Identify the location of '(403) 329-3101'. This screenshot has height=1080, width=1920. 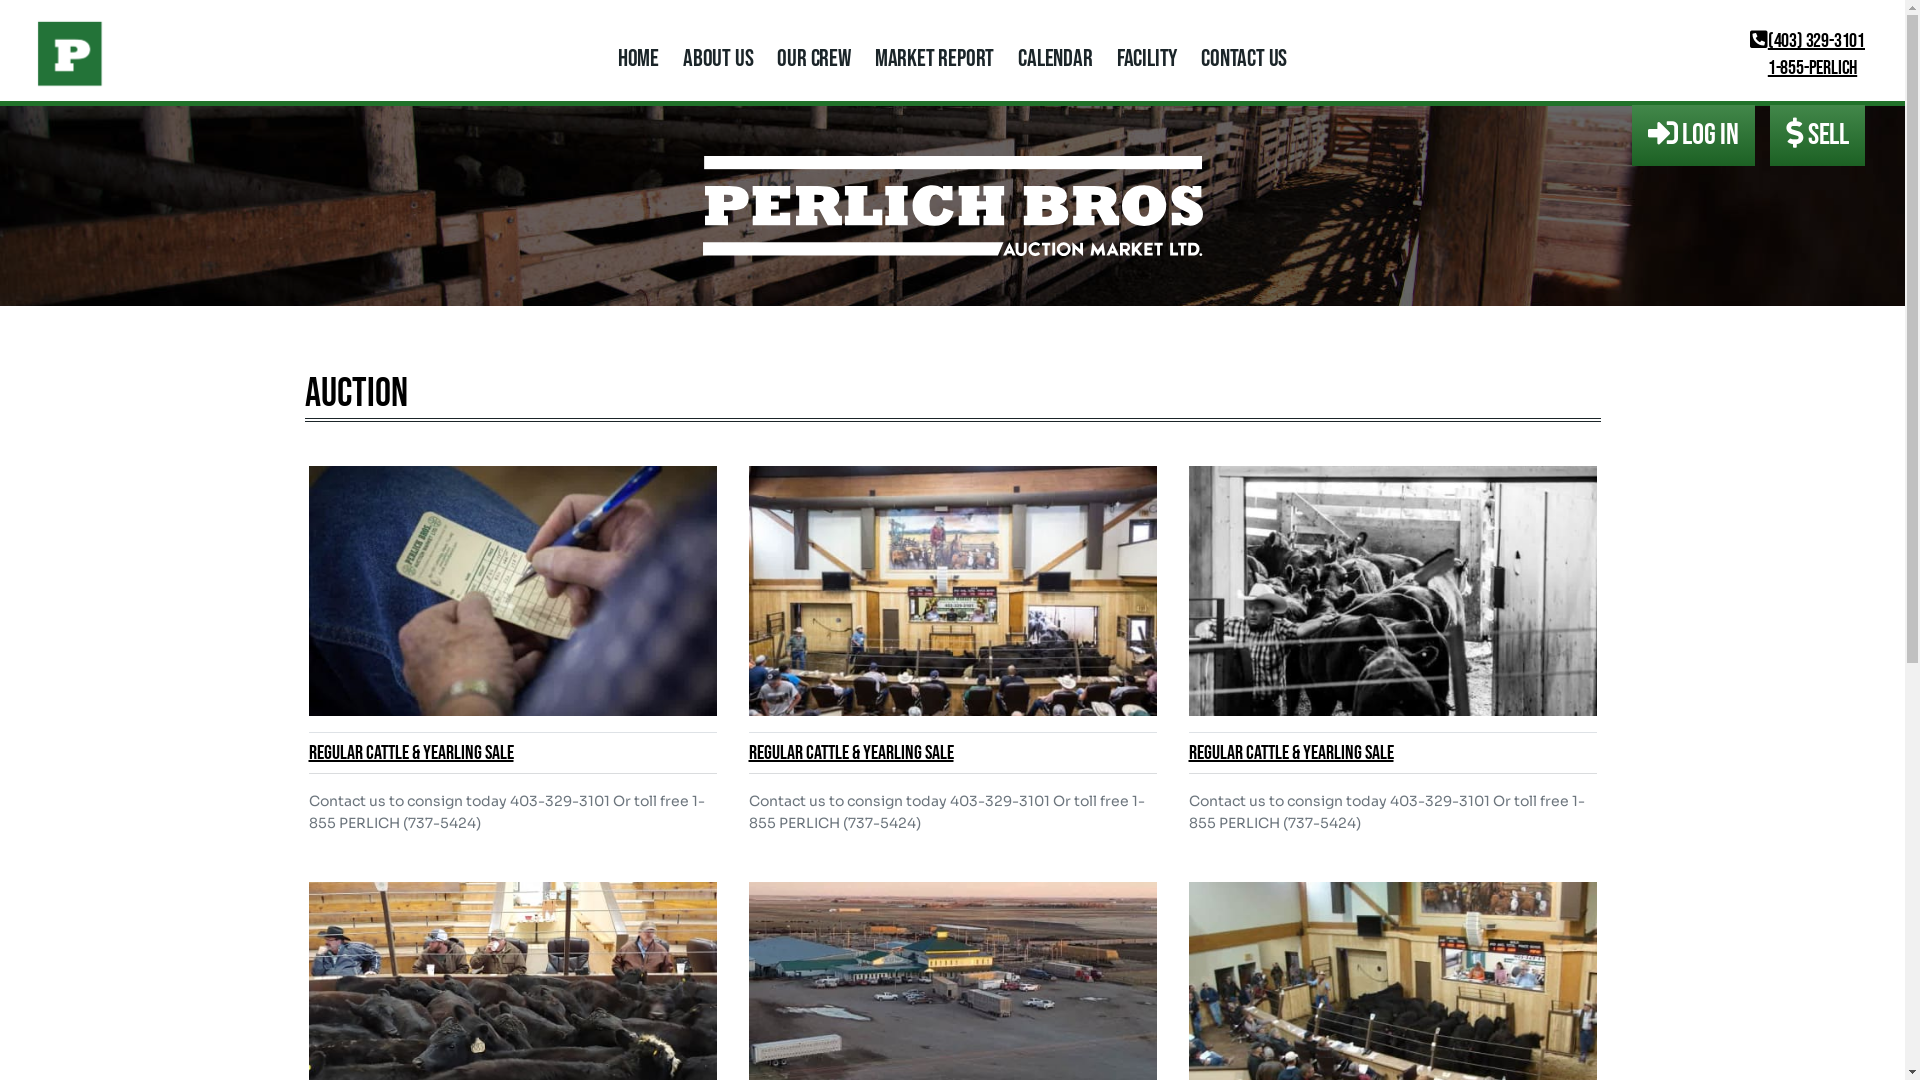
(1807, 41).